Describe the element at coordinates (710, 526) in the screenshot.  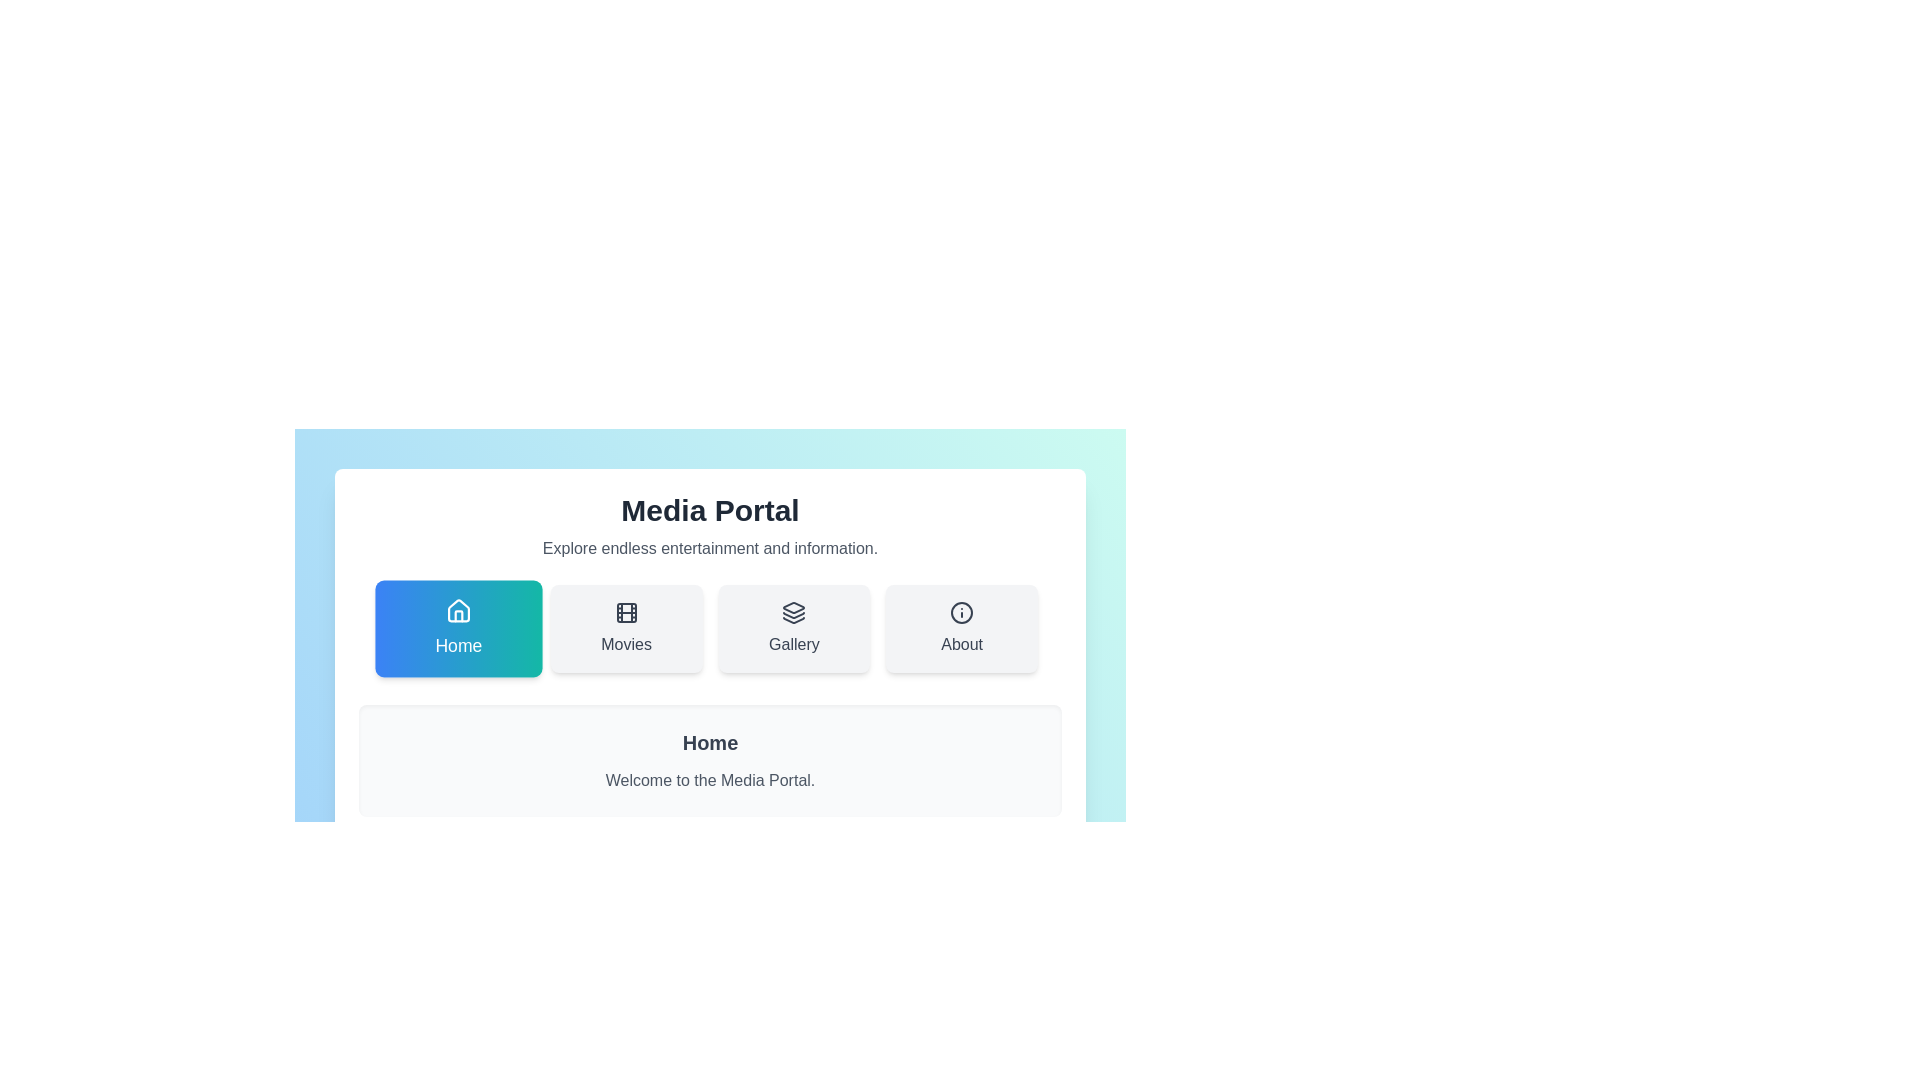
I see `static text group located at the top-center of the card section, which provides a title and brief description, positioned above the navigational buttons` at that location.